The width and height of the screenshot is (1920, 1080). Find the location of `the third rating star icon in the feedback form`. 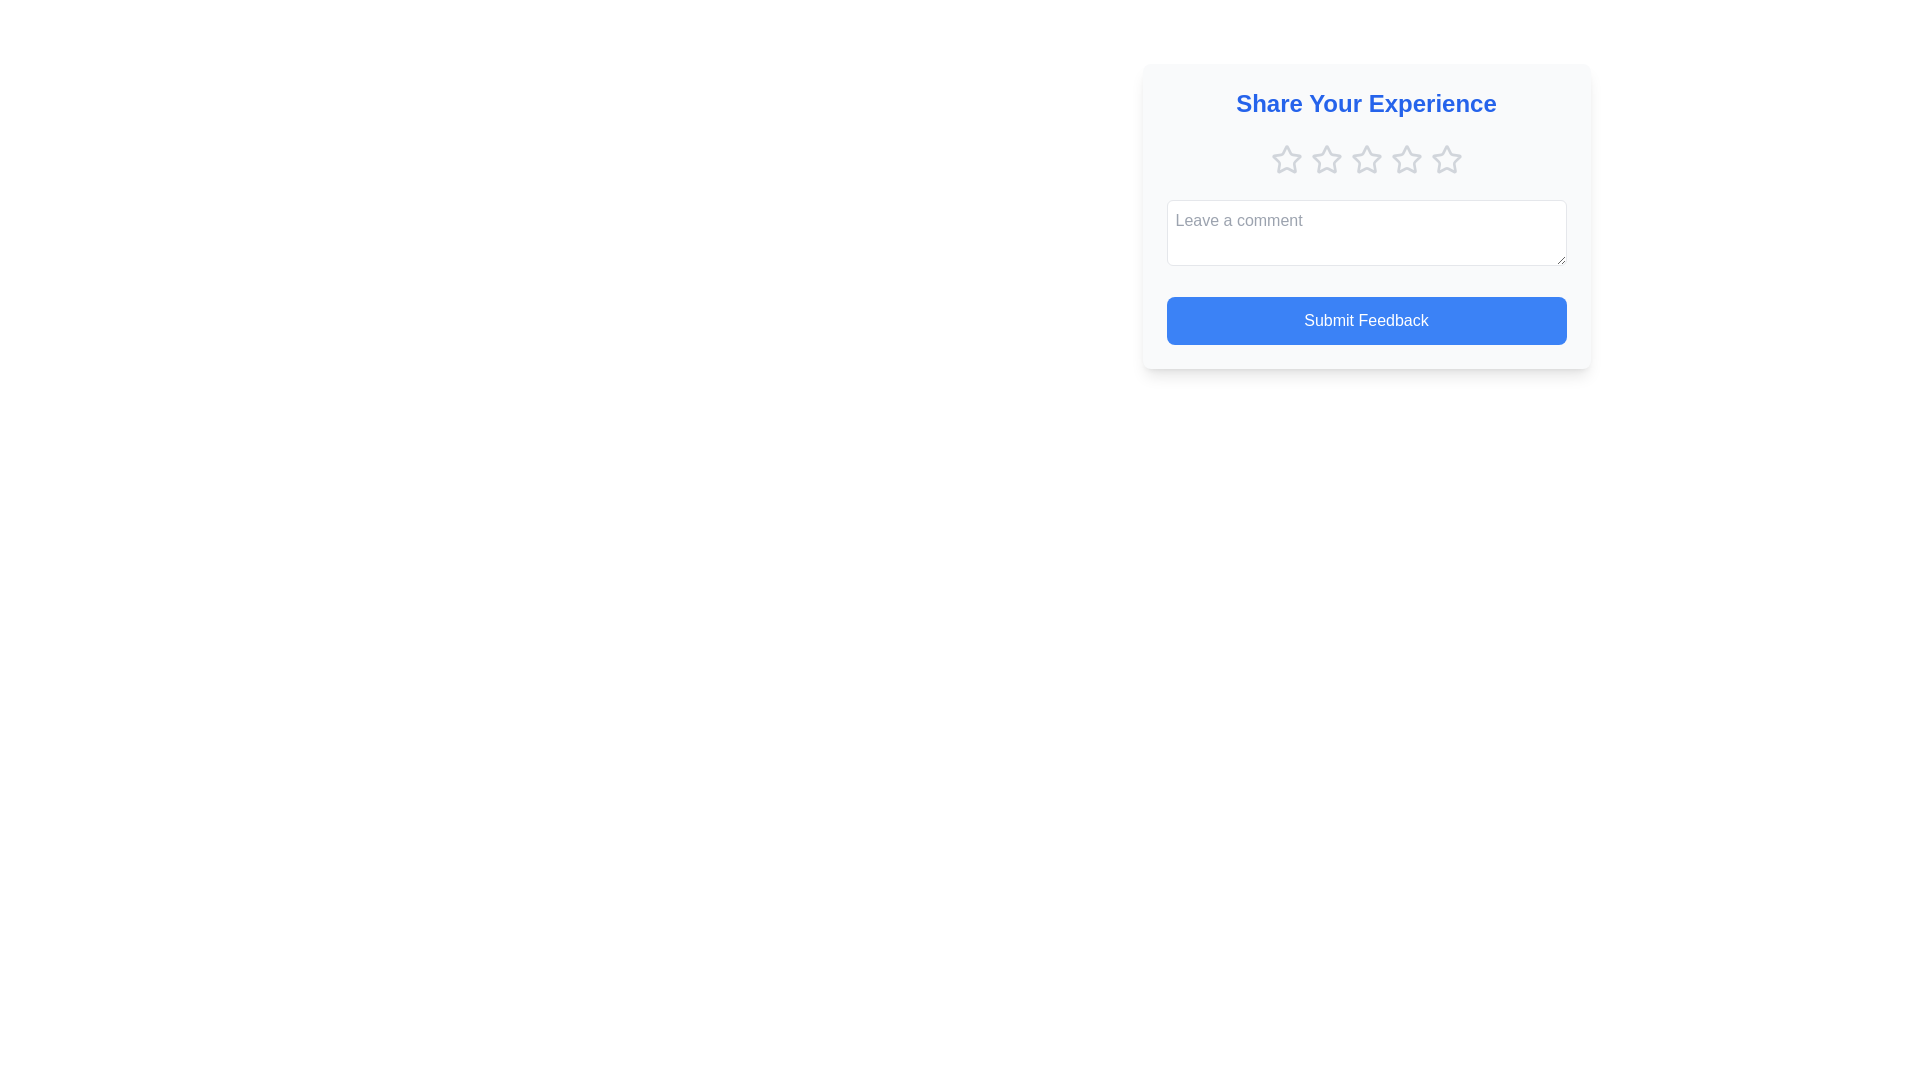

the third rating star icon in the feedback form is located at coordinates (1365, 157).